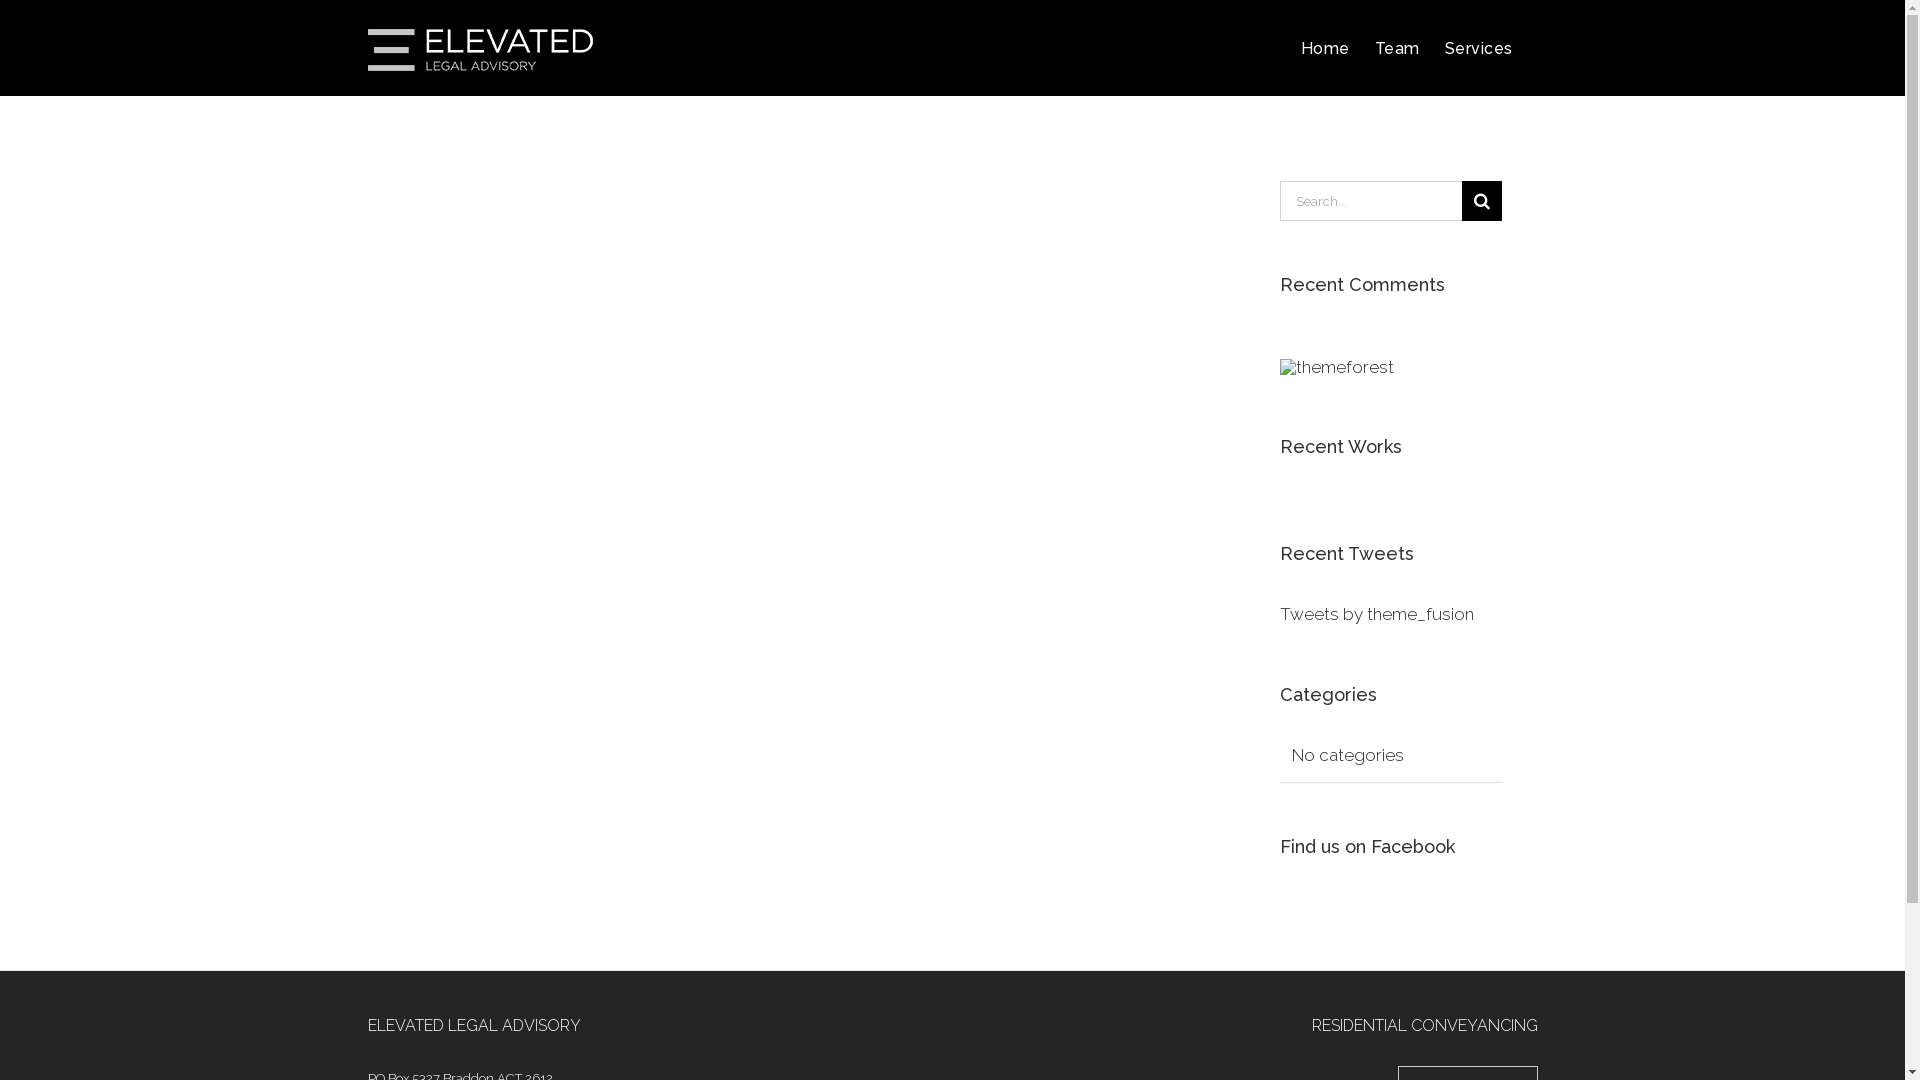 This screenshot has width=1920, height=1080. Describe the element at coordinates (1376, 612) in the screenshot. I see `'Tweets by theme_fusion'` at that location.